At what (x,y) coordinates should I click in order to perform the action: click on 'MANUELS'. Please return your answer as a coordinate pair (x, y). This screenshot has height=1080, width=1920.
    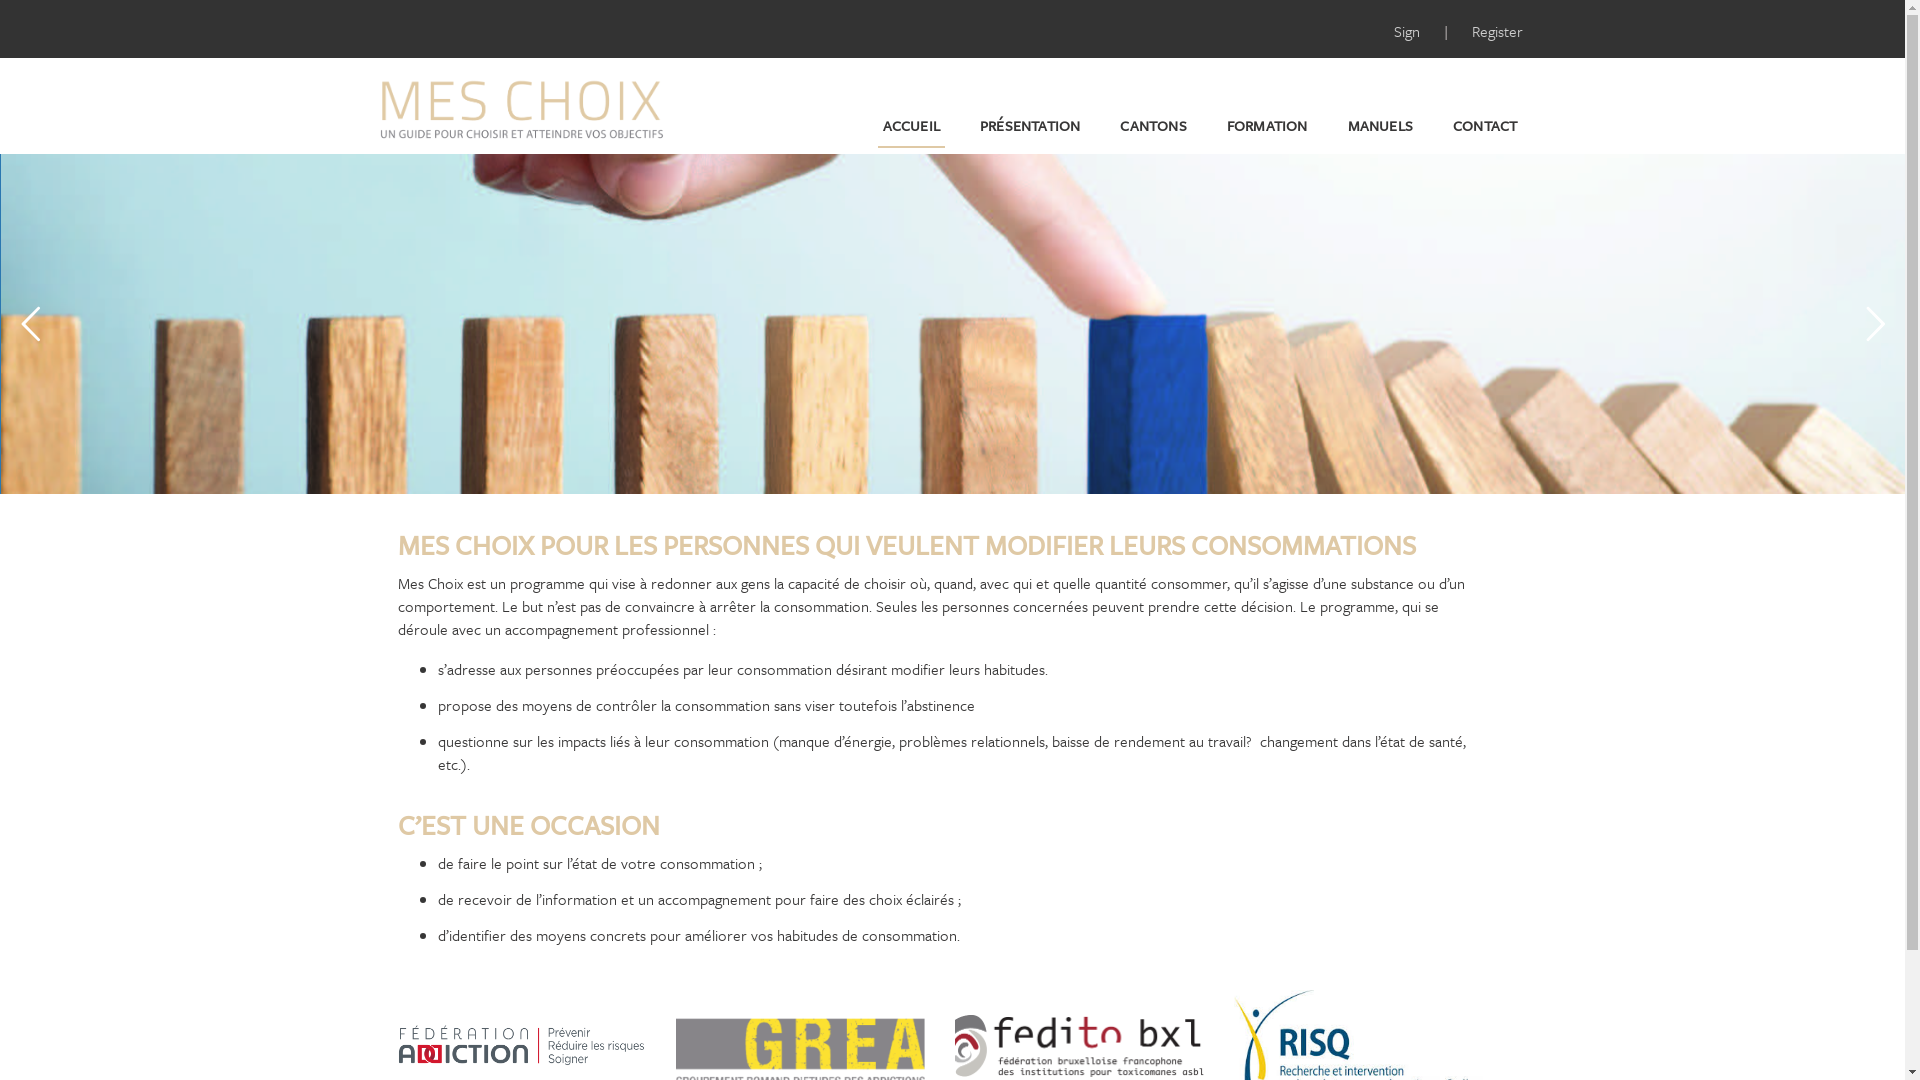
    Looking at the image, I should click on (1343, 126).